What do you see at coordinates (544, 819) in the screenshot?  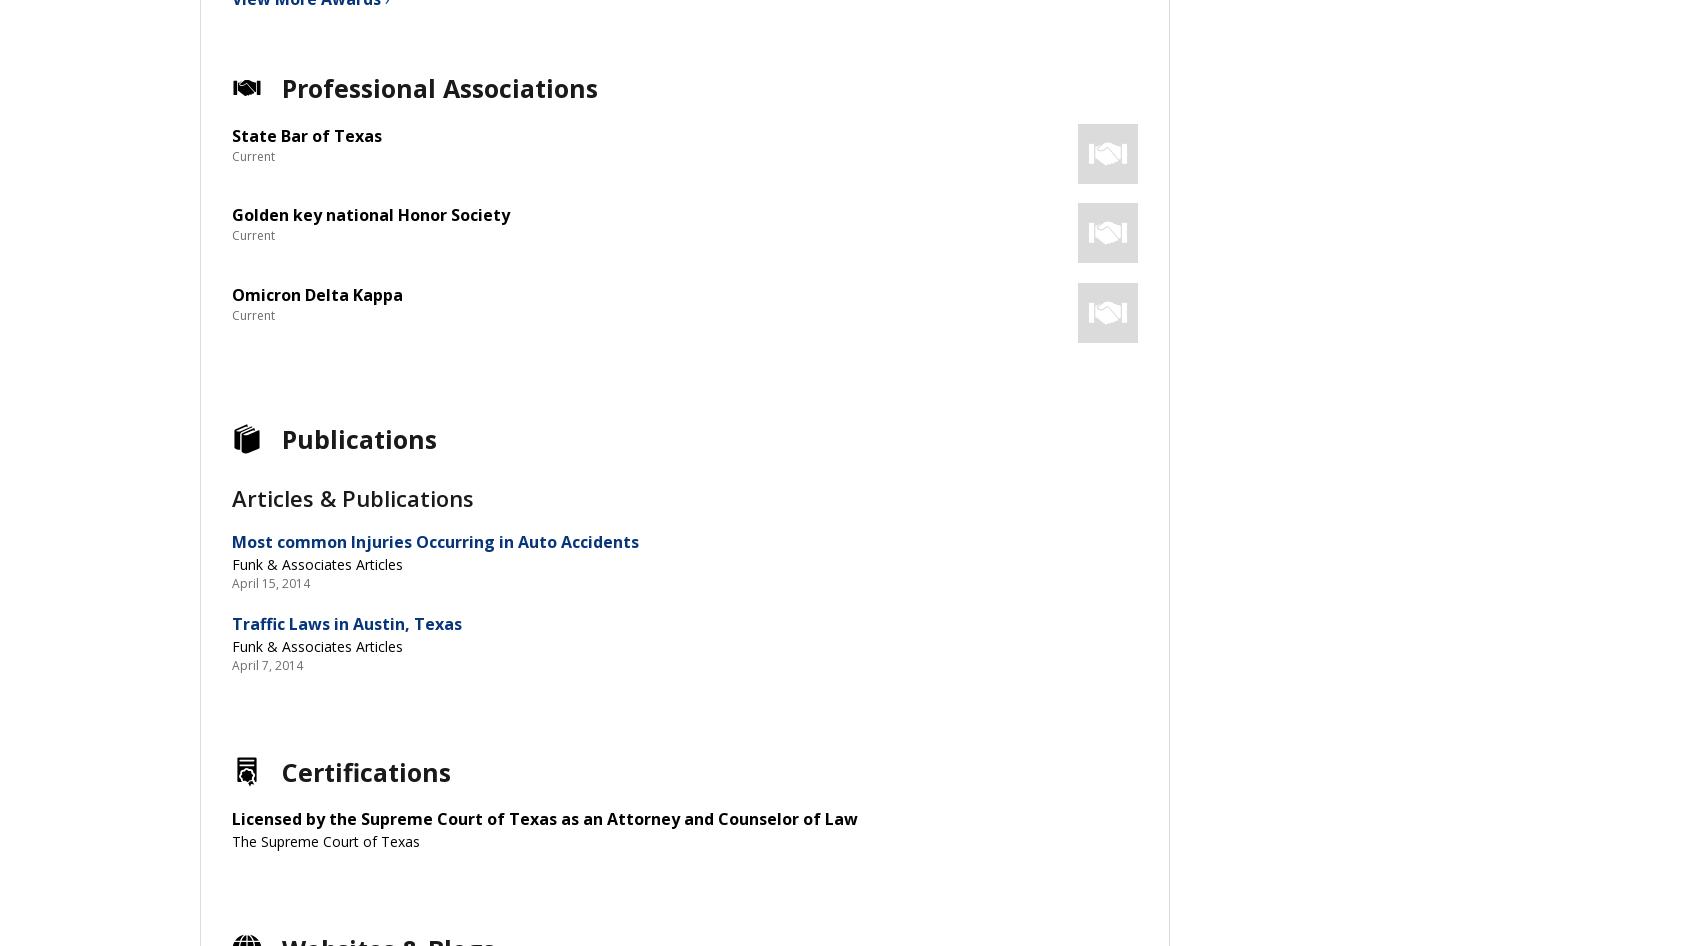 I see `'Licensed by the Supreme Court of Texas as an Attorney and Counselor of Law'` at bounding box center [544, 819].